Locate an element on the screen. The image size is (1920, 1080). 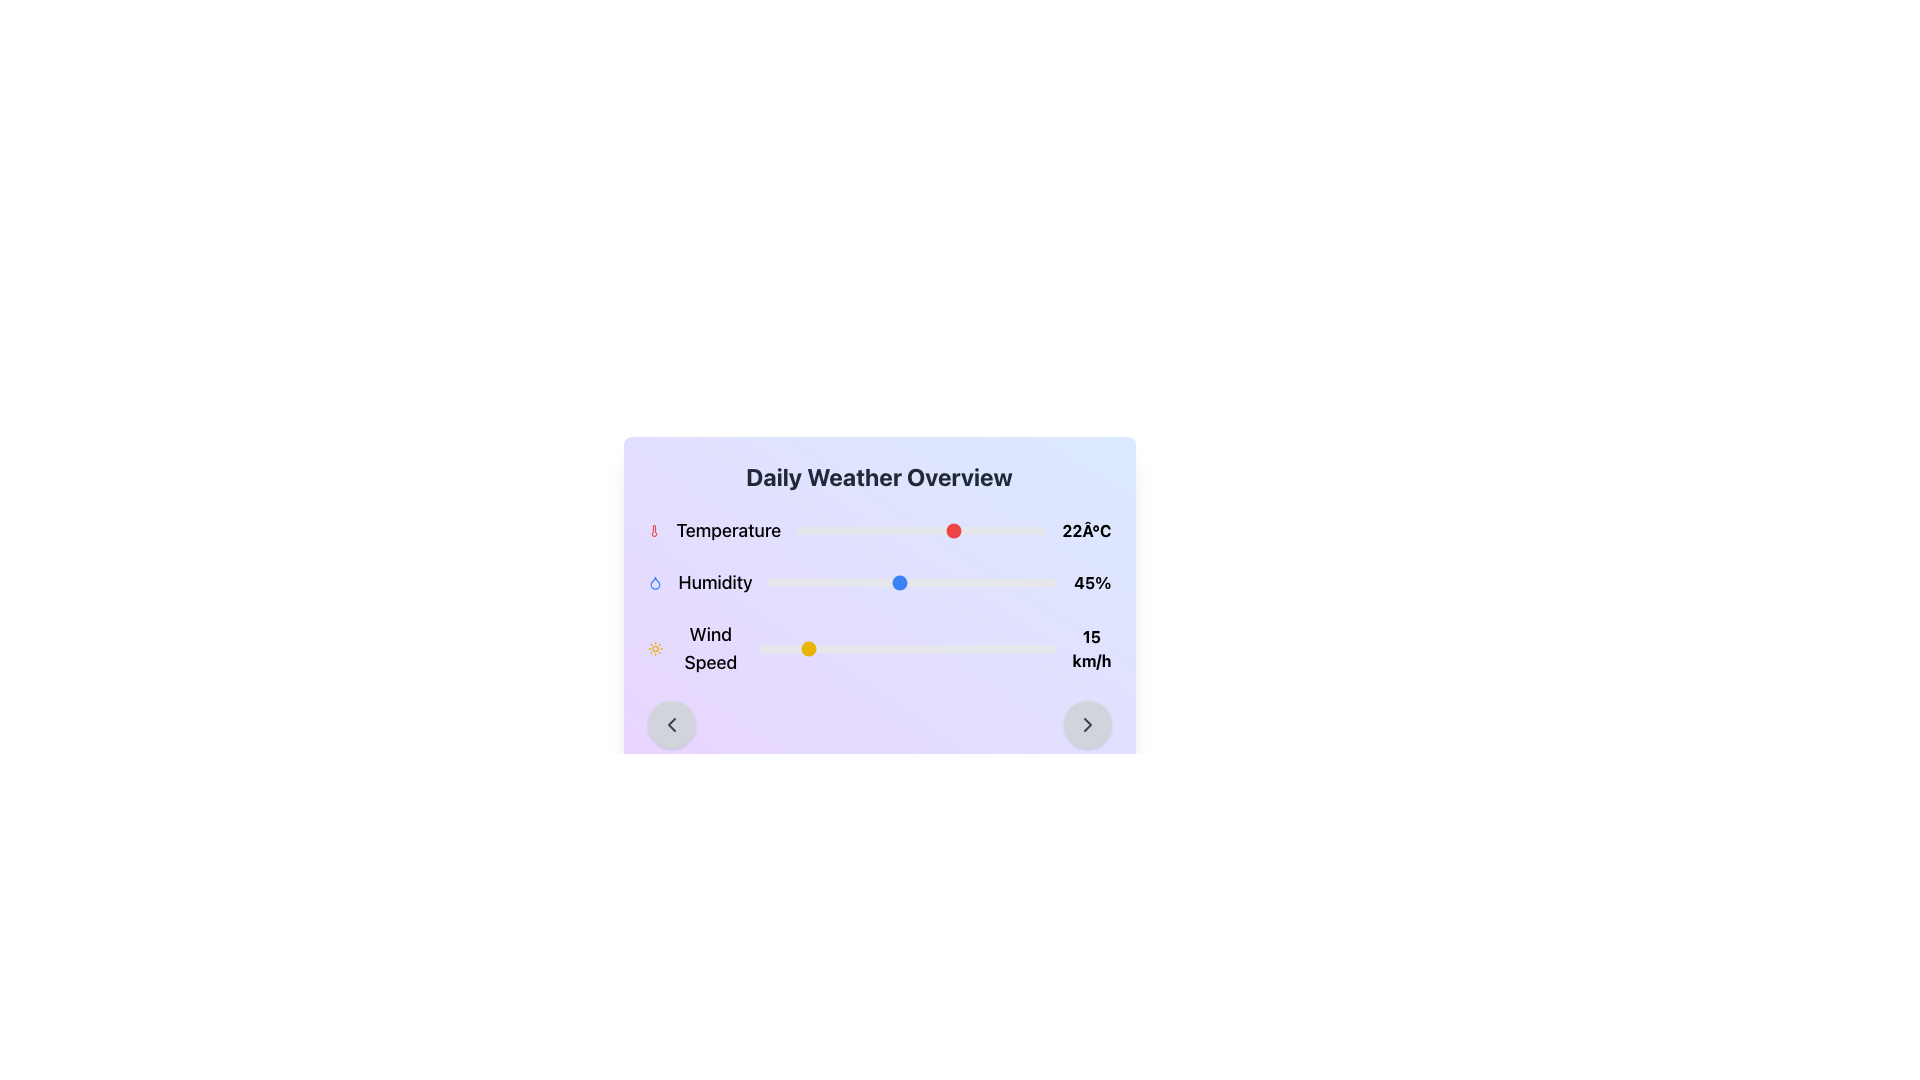
the small red thermometer icon located to the left of the 'Temperature' label in the weather overview widget is located at coordinates (653, 530).